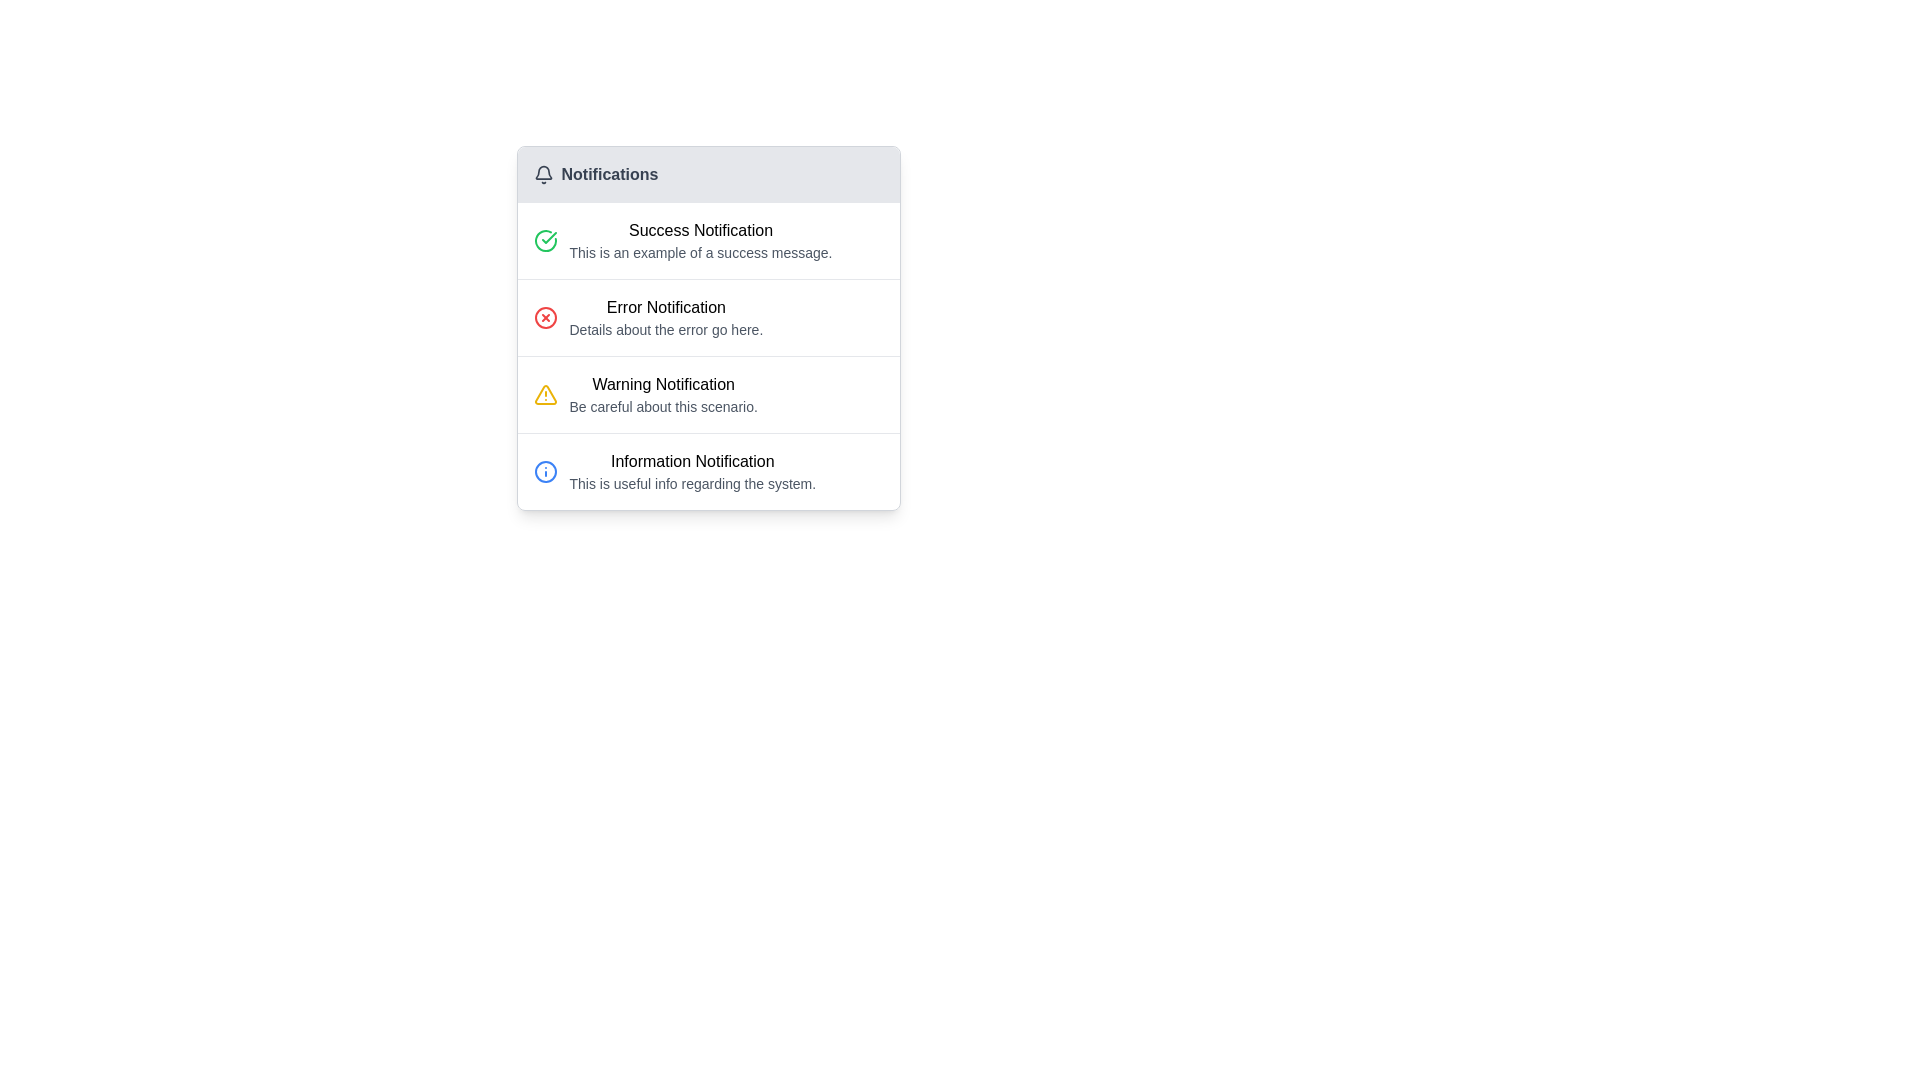  What do you see at coordinates (666, 308) in the screenshot?
I see `text from the title of the second notification in the vertically stacked notification list, which is positioned below the 'Success Notification' card and above the 'Warning Notification' card` at bounding box center [666, 308].